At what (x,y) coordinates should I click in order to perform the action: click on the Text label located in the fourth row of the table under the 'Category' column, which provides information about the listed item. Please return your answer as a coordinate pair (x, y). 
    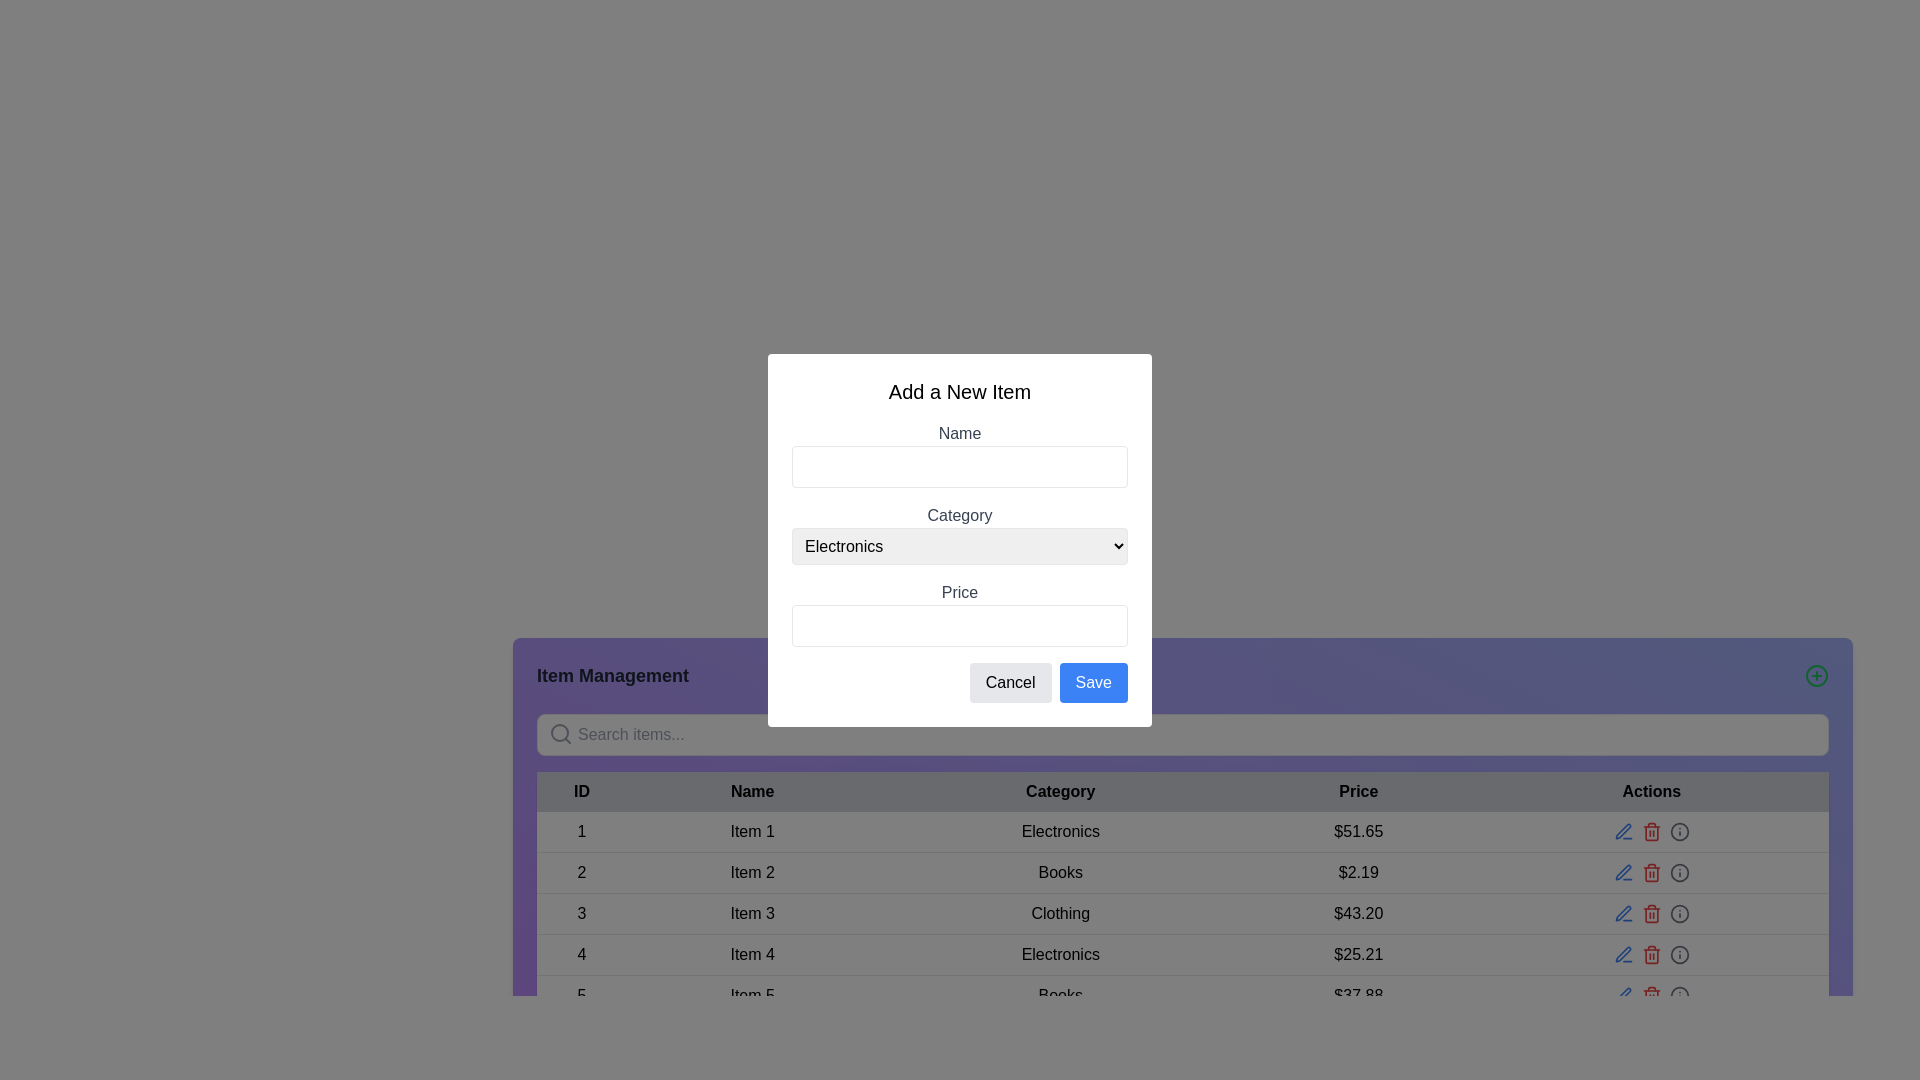
    Looking at the image, I should click on (1059, 954).